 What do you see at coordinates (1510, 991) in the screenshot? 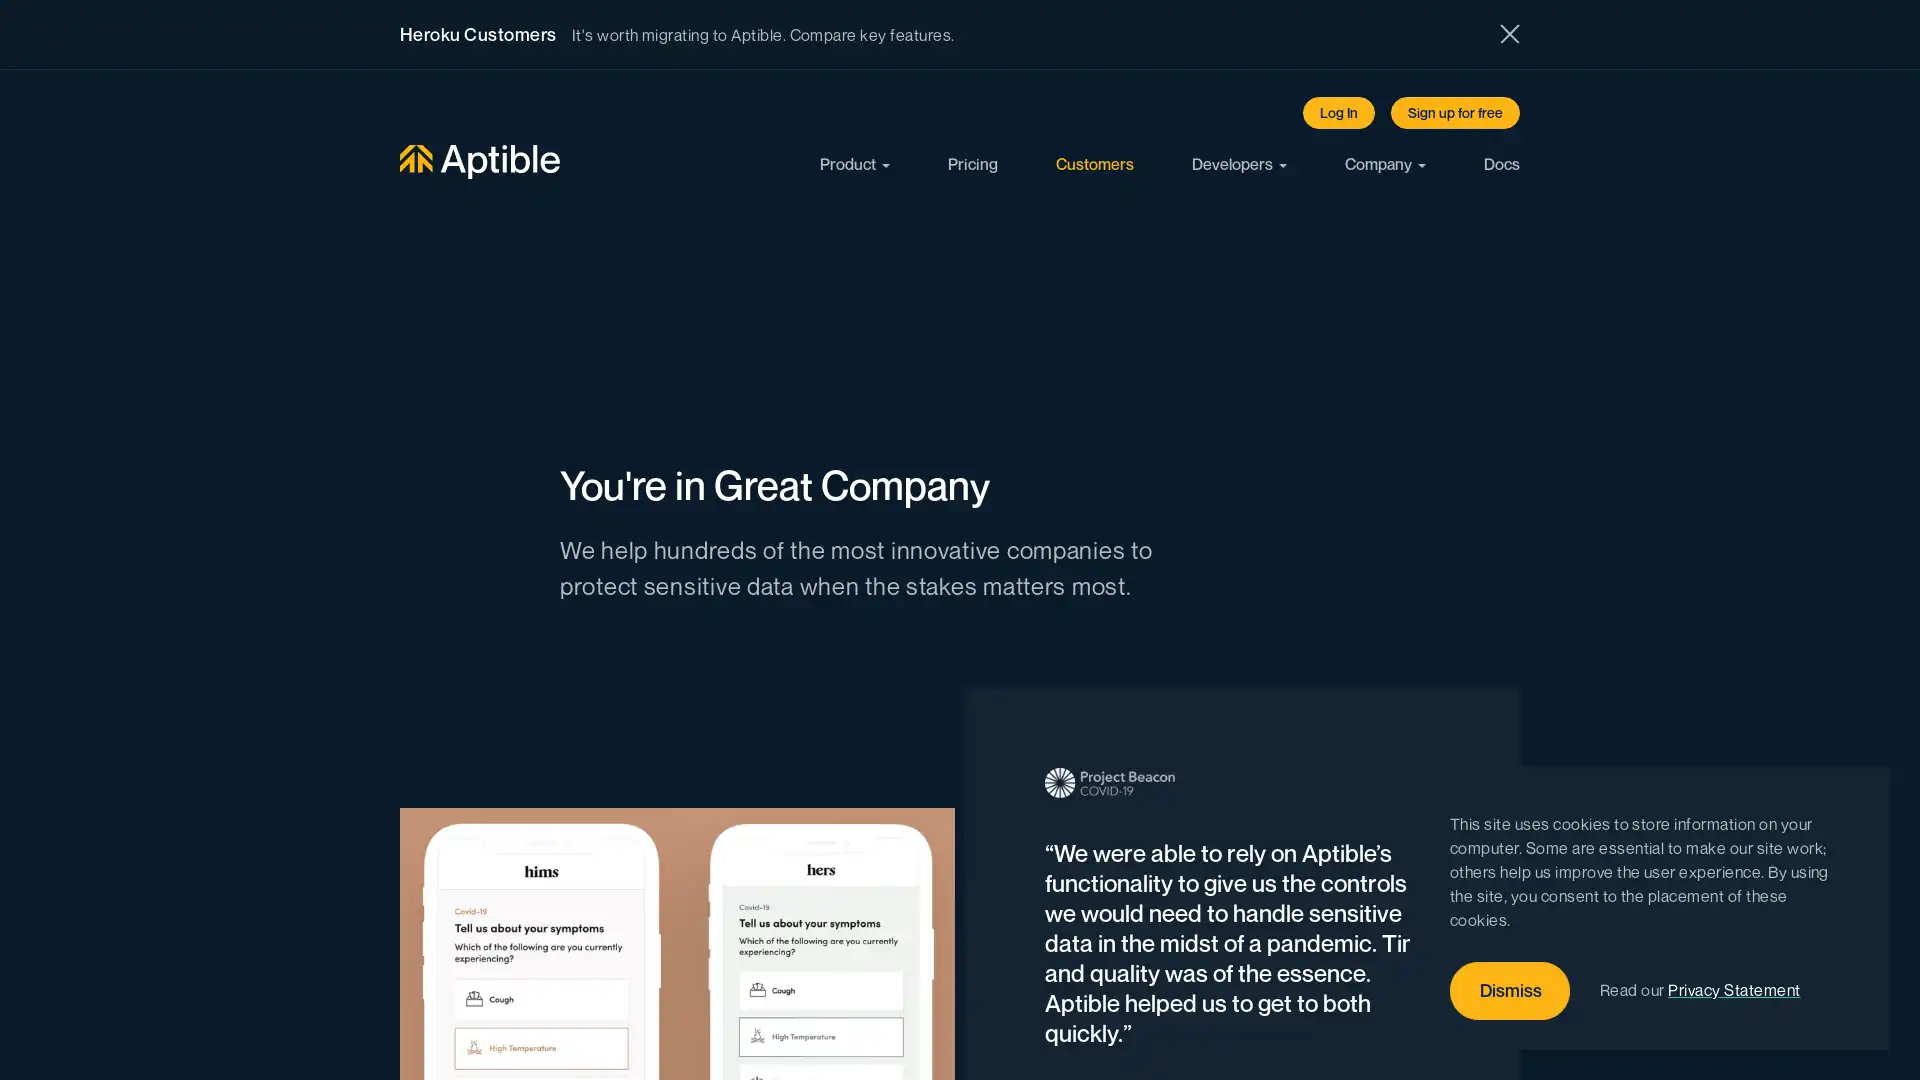
I see `Dismiss` at bounding box center [1510, 991].